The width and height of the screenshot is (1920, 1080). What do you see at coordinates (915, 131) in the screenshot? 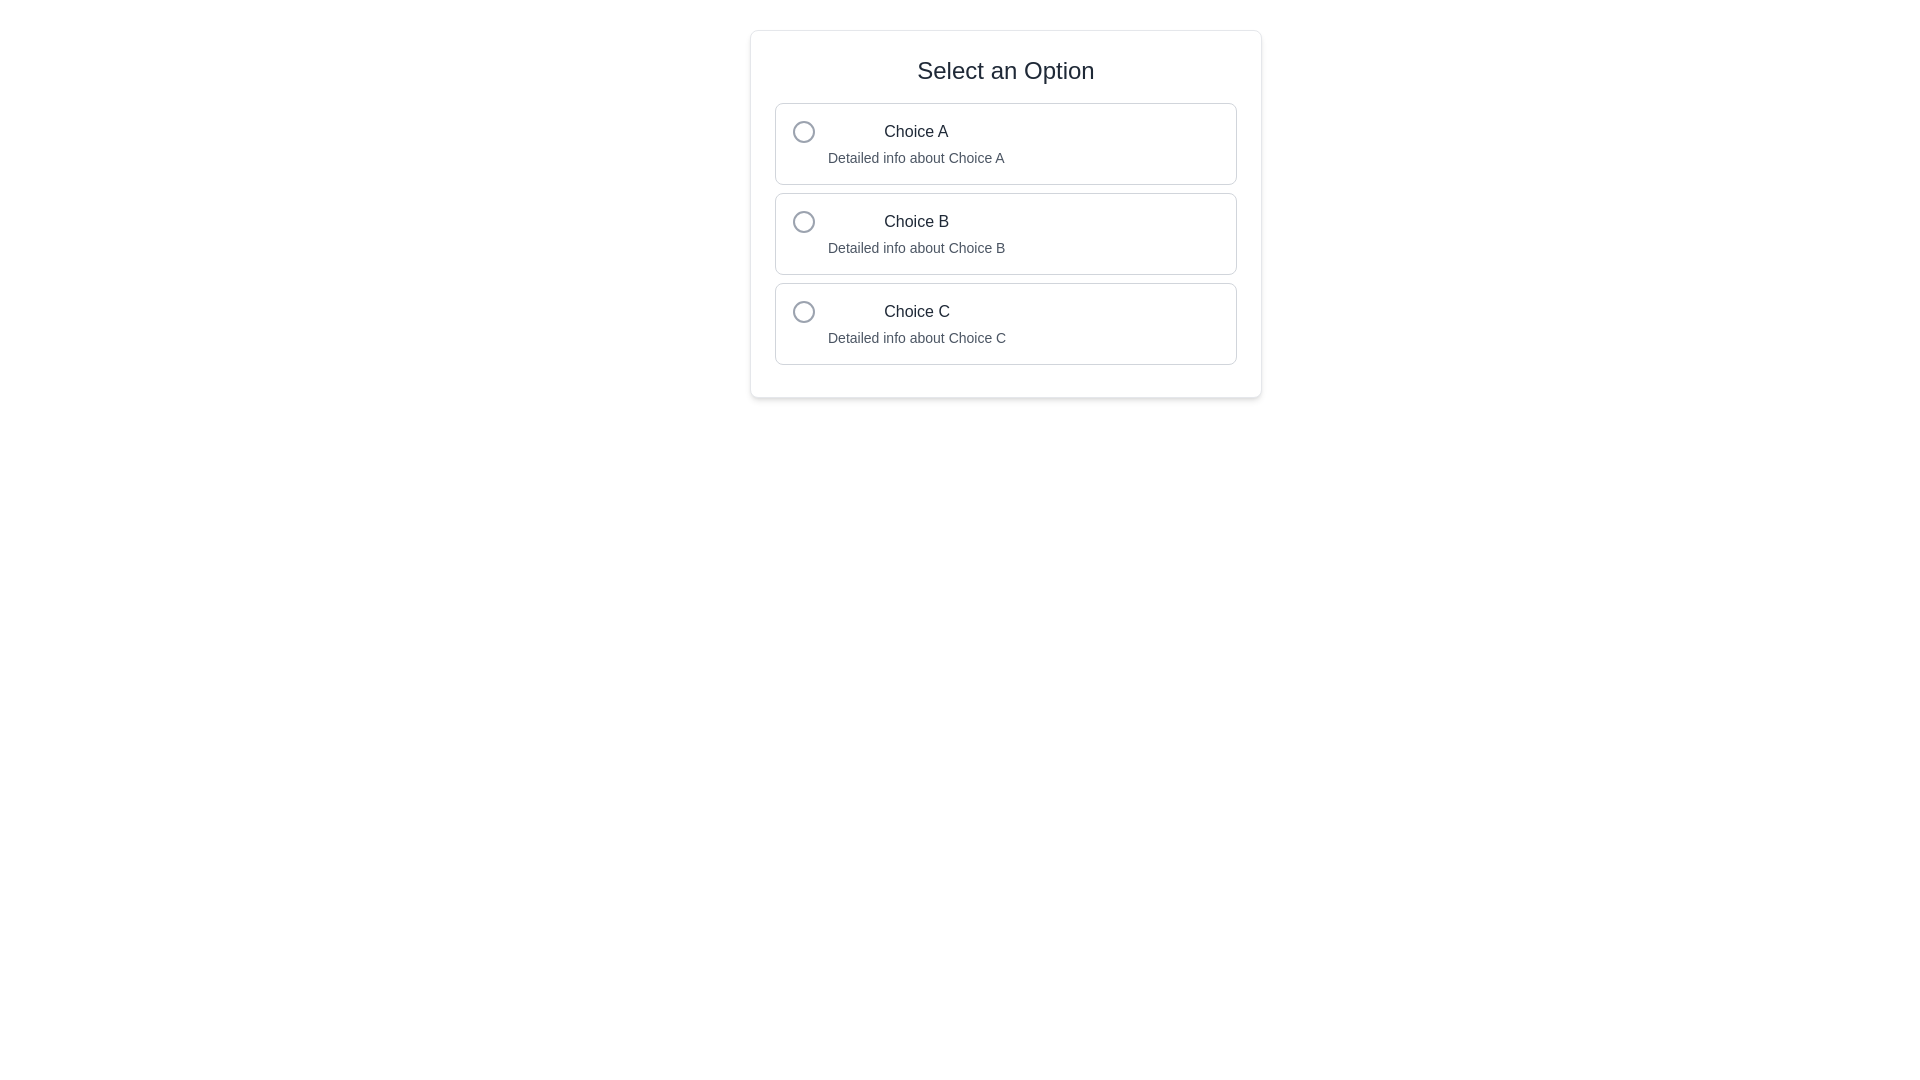
I see `the text label displaying 'Choice A', which is styled in bold dark gray and serves as the title for a grouped radio button option` at bounding box center [915, 131].